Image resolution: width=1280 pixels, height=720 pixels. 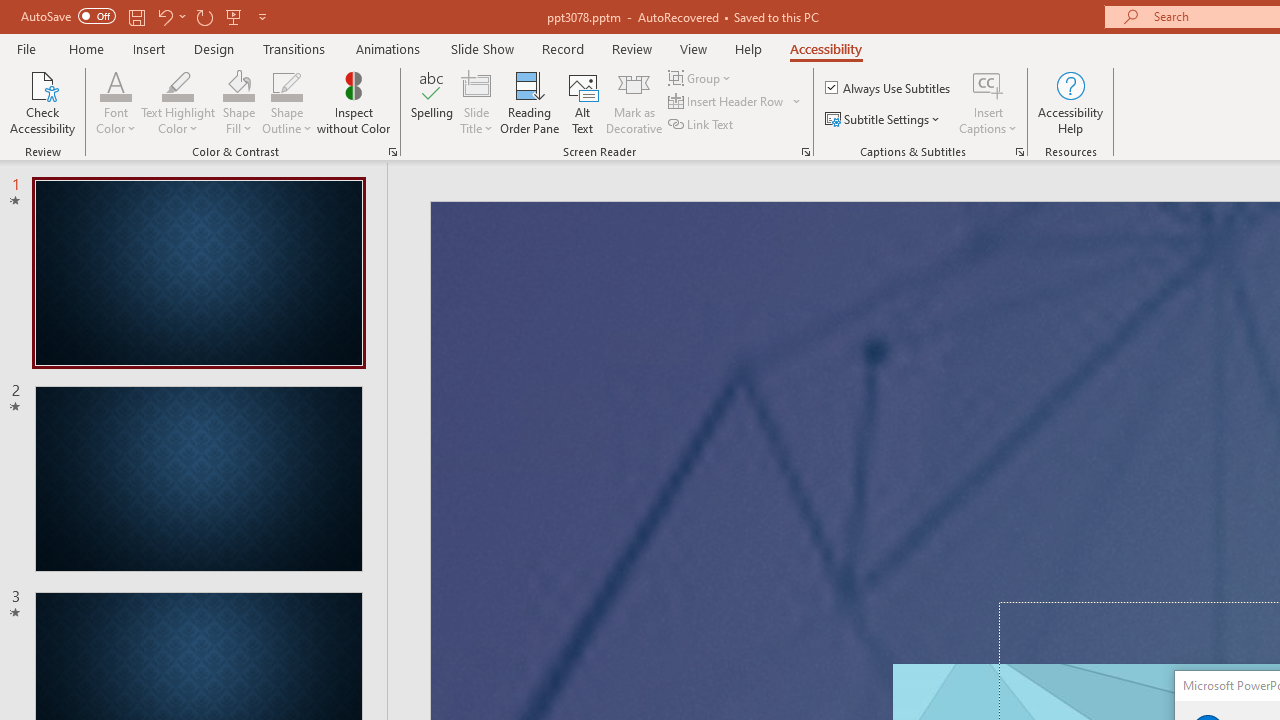 I want to click on 'Shape Outline', so click(x=286, y=103).